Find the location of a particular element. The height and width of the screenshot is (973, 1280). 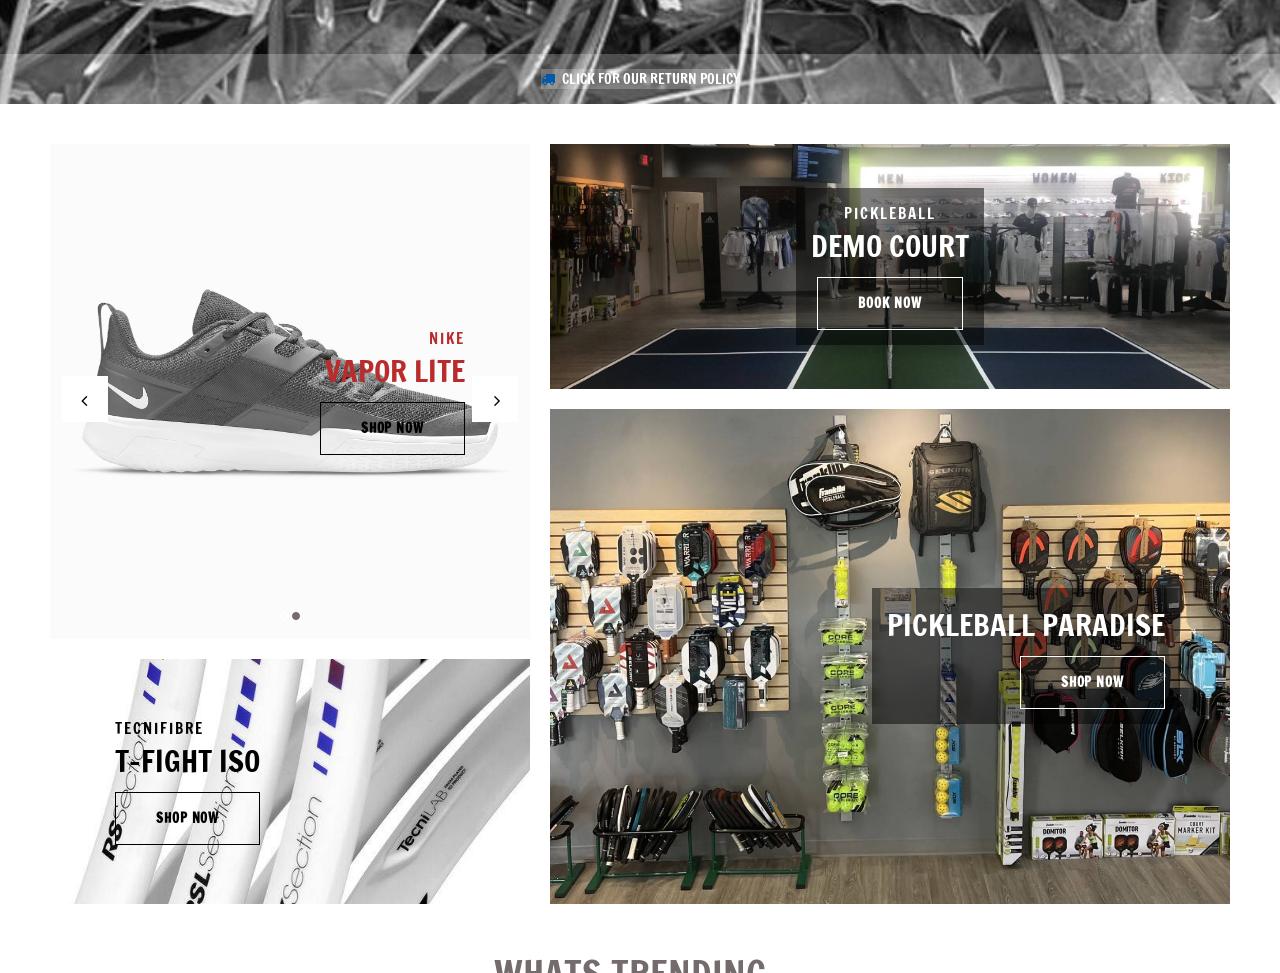

'BOOK NOW' is located at coordinates (857, 302).